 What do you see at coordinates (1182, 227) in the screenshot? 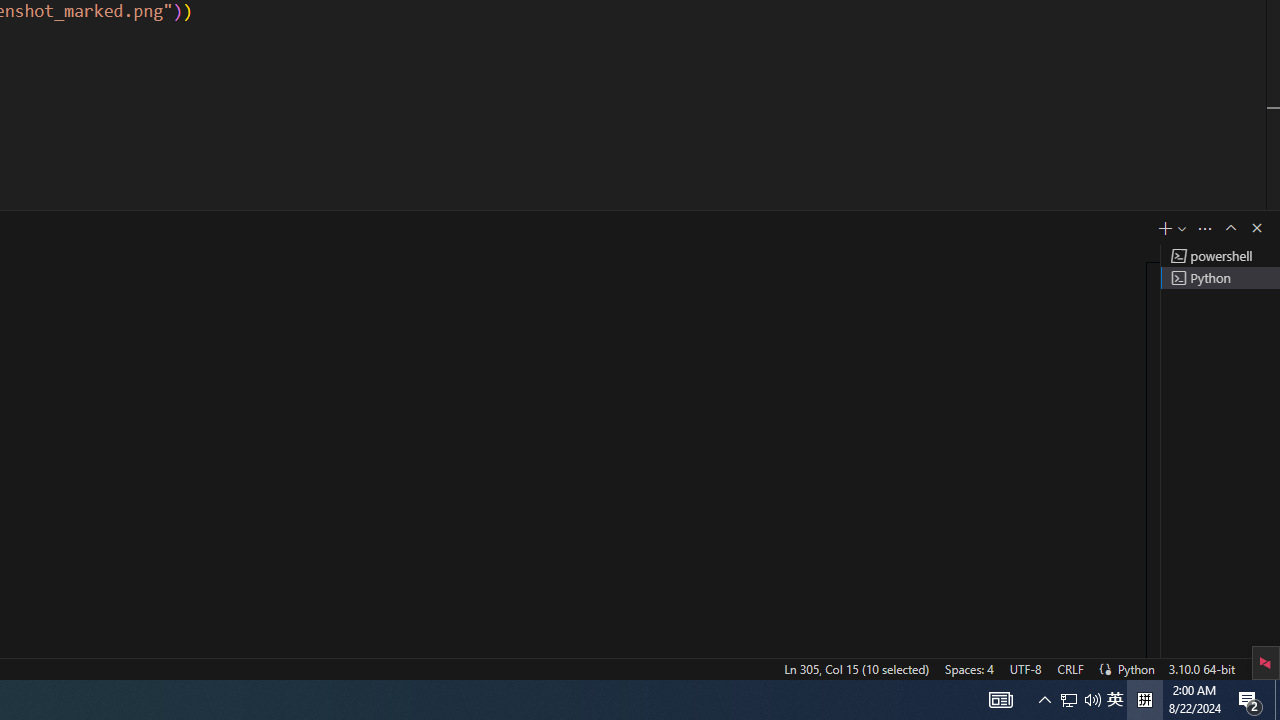
I see `'Launch Profile...'` at bounding box center [1182, 227].